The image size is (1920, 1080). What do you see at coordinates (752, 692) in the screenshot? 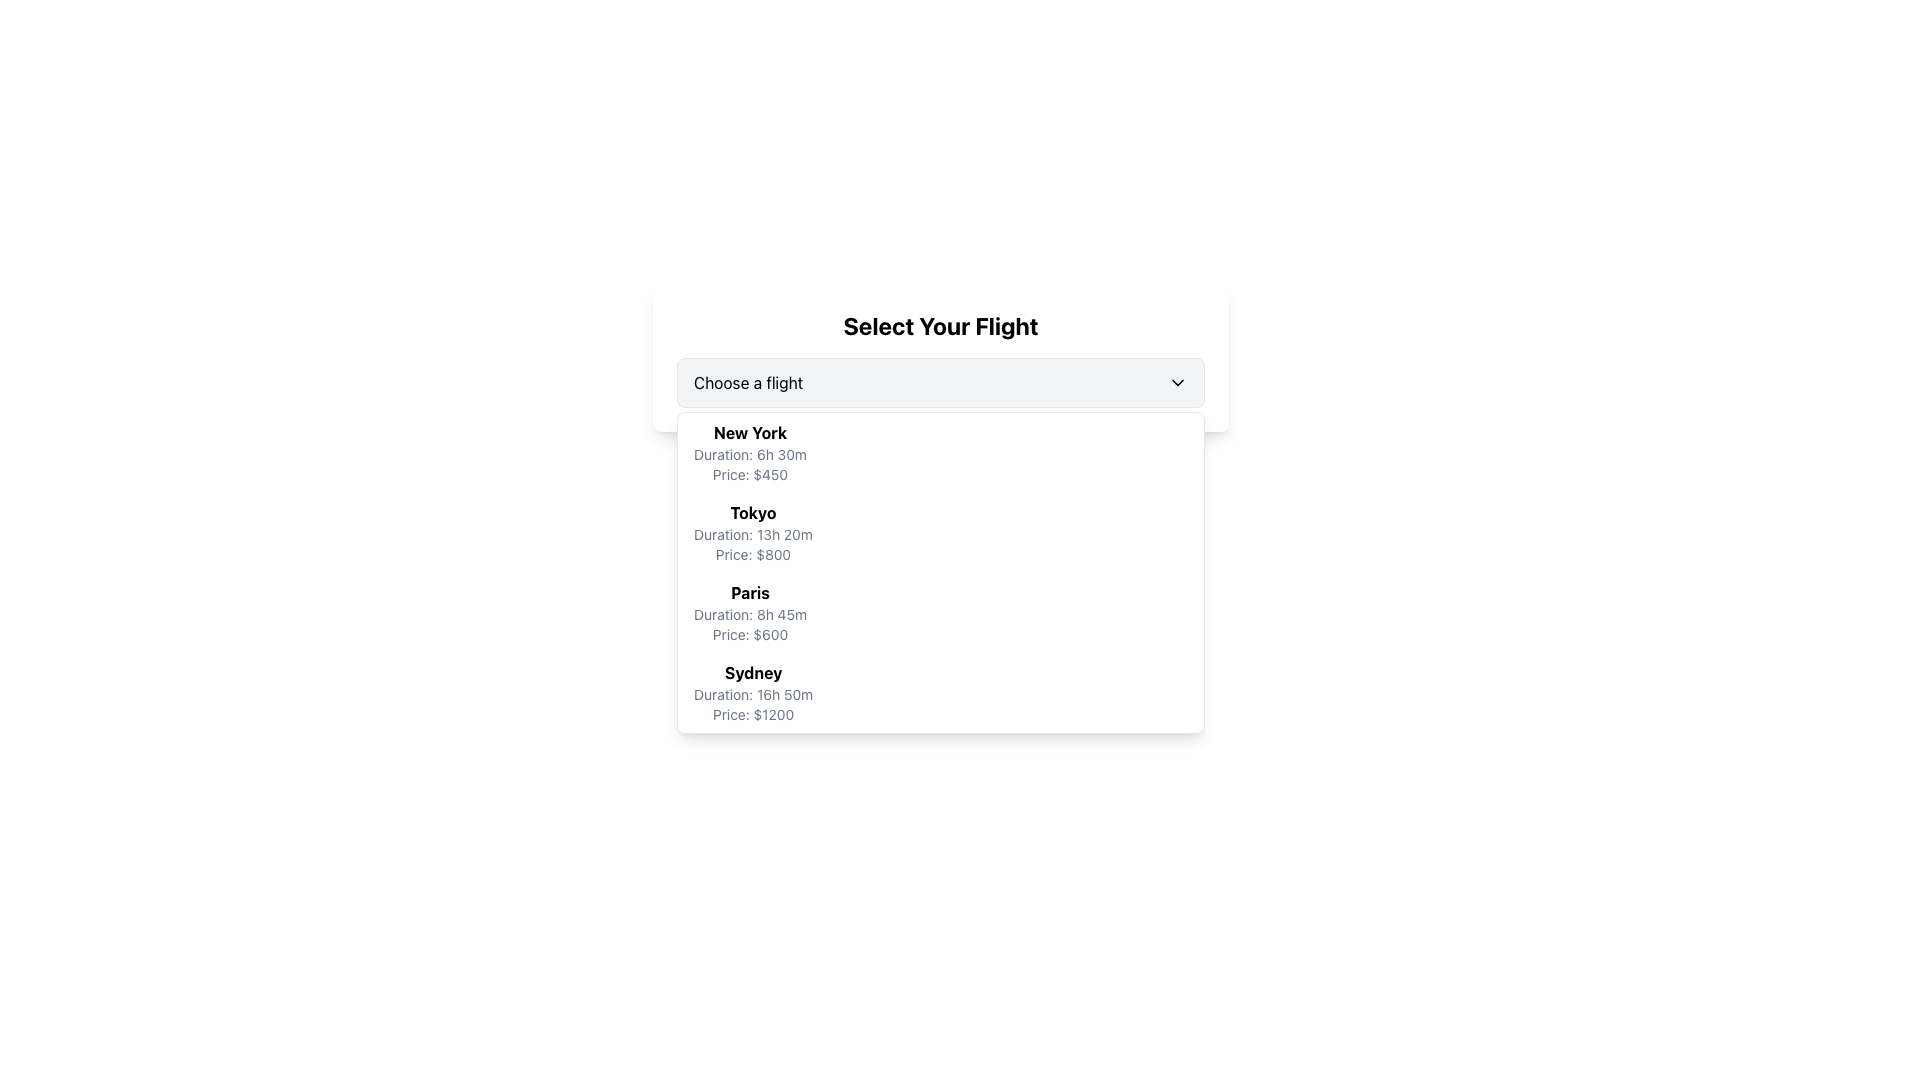
I see `the fourth list item in the dropdown menu under 'Choose a flight' that presents a specific flight option for Sydney` at bounding box center [752, 692].